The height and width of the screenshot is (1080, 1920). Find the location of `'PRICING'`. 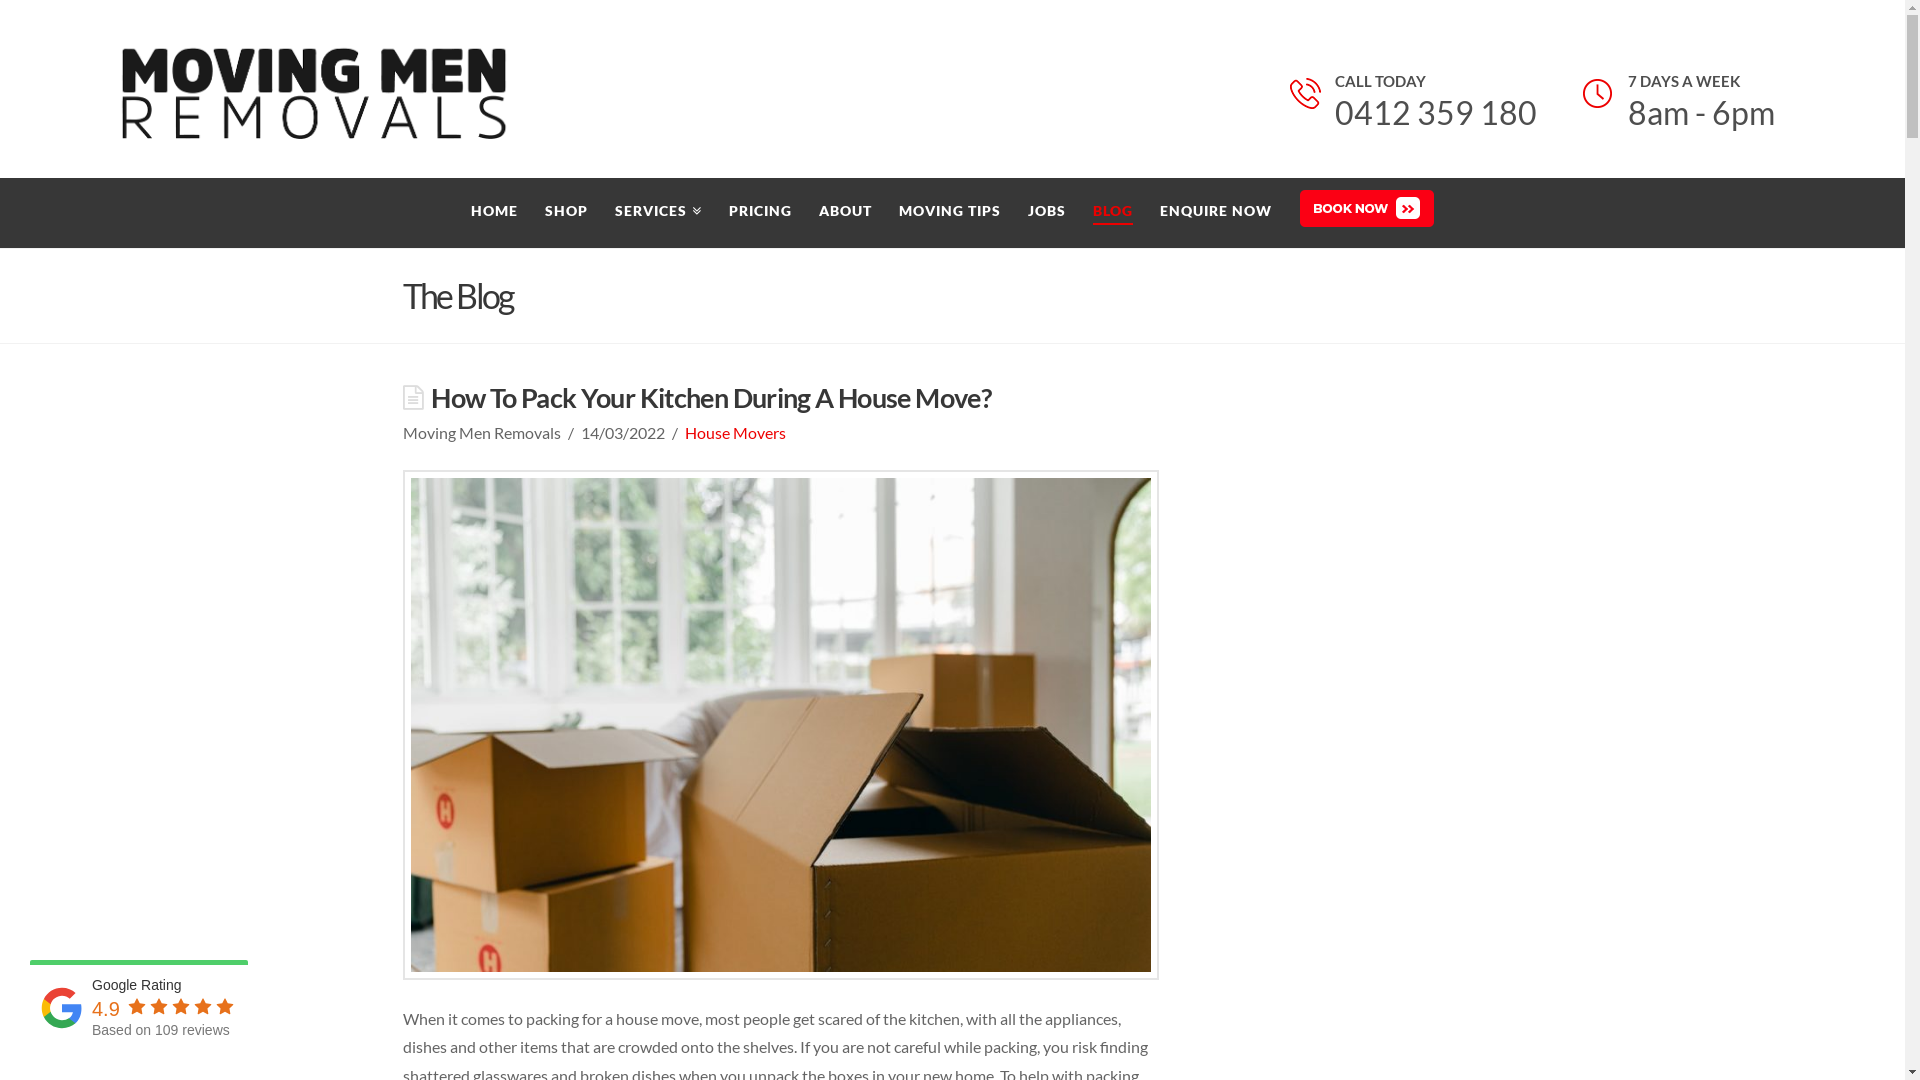

'PRICING' is located at coordinates (715, 212).